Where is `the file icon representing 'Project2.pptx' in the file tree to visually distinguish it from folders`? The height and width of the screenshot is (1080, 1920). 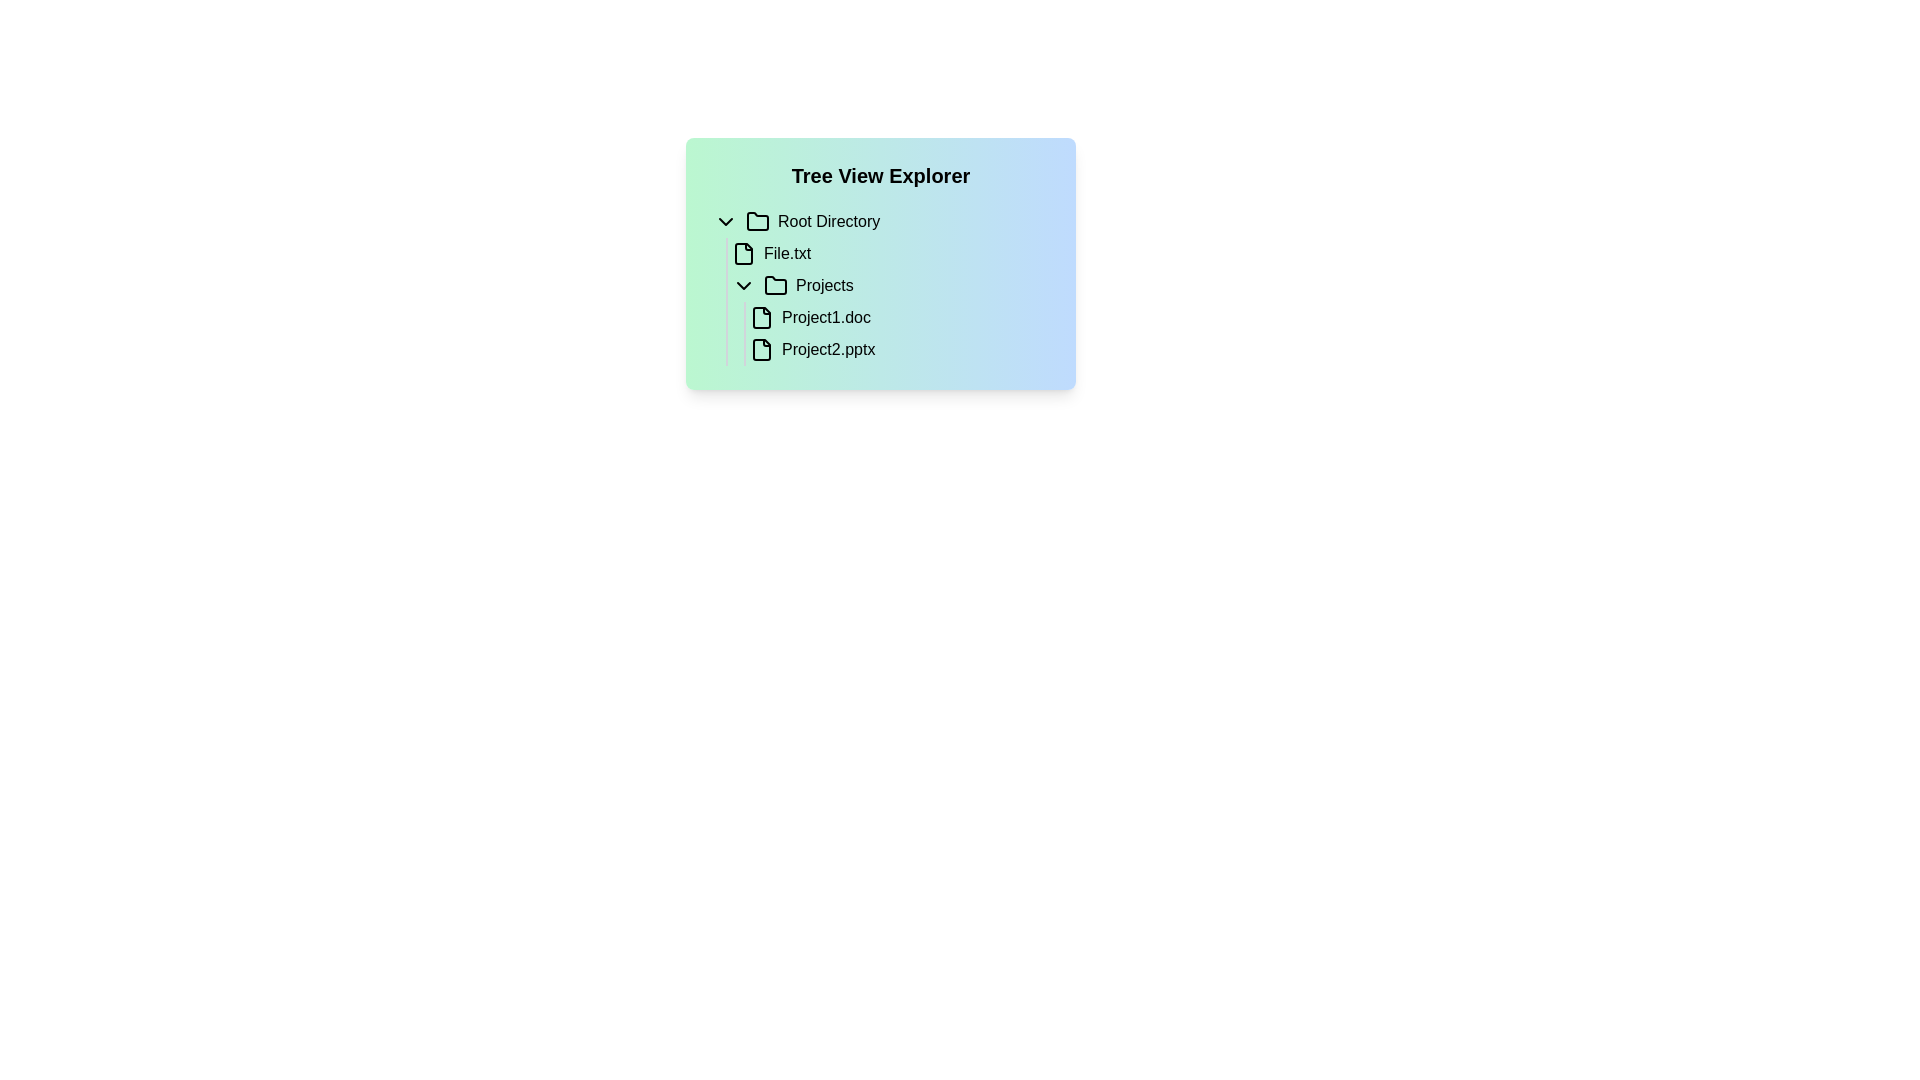 the file icon representing 'Project2.pptx' in the file tree to visually distinguish it from folders is located at coordinates (761, 349).